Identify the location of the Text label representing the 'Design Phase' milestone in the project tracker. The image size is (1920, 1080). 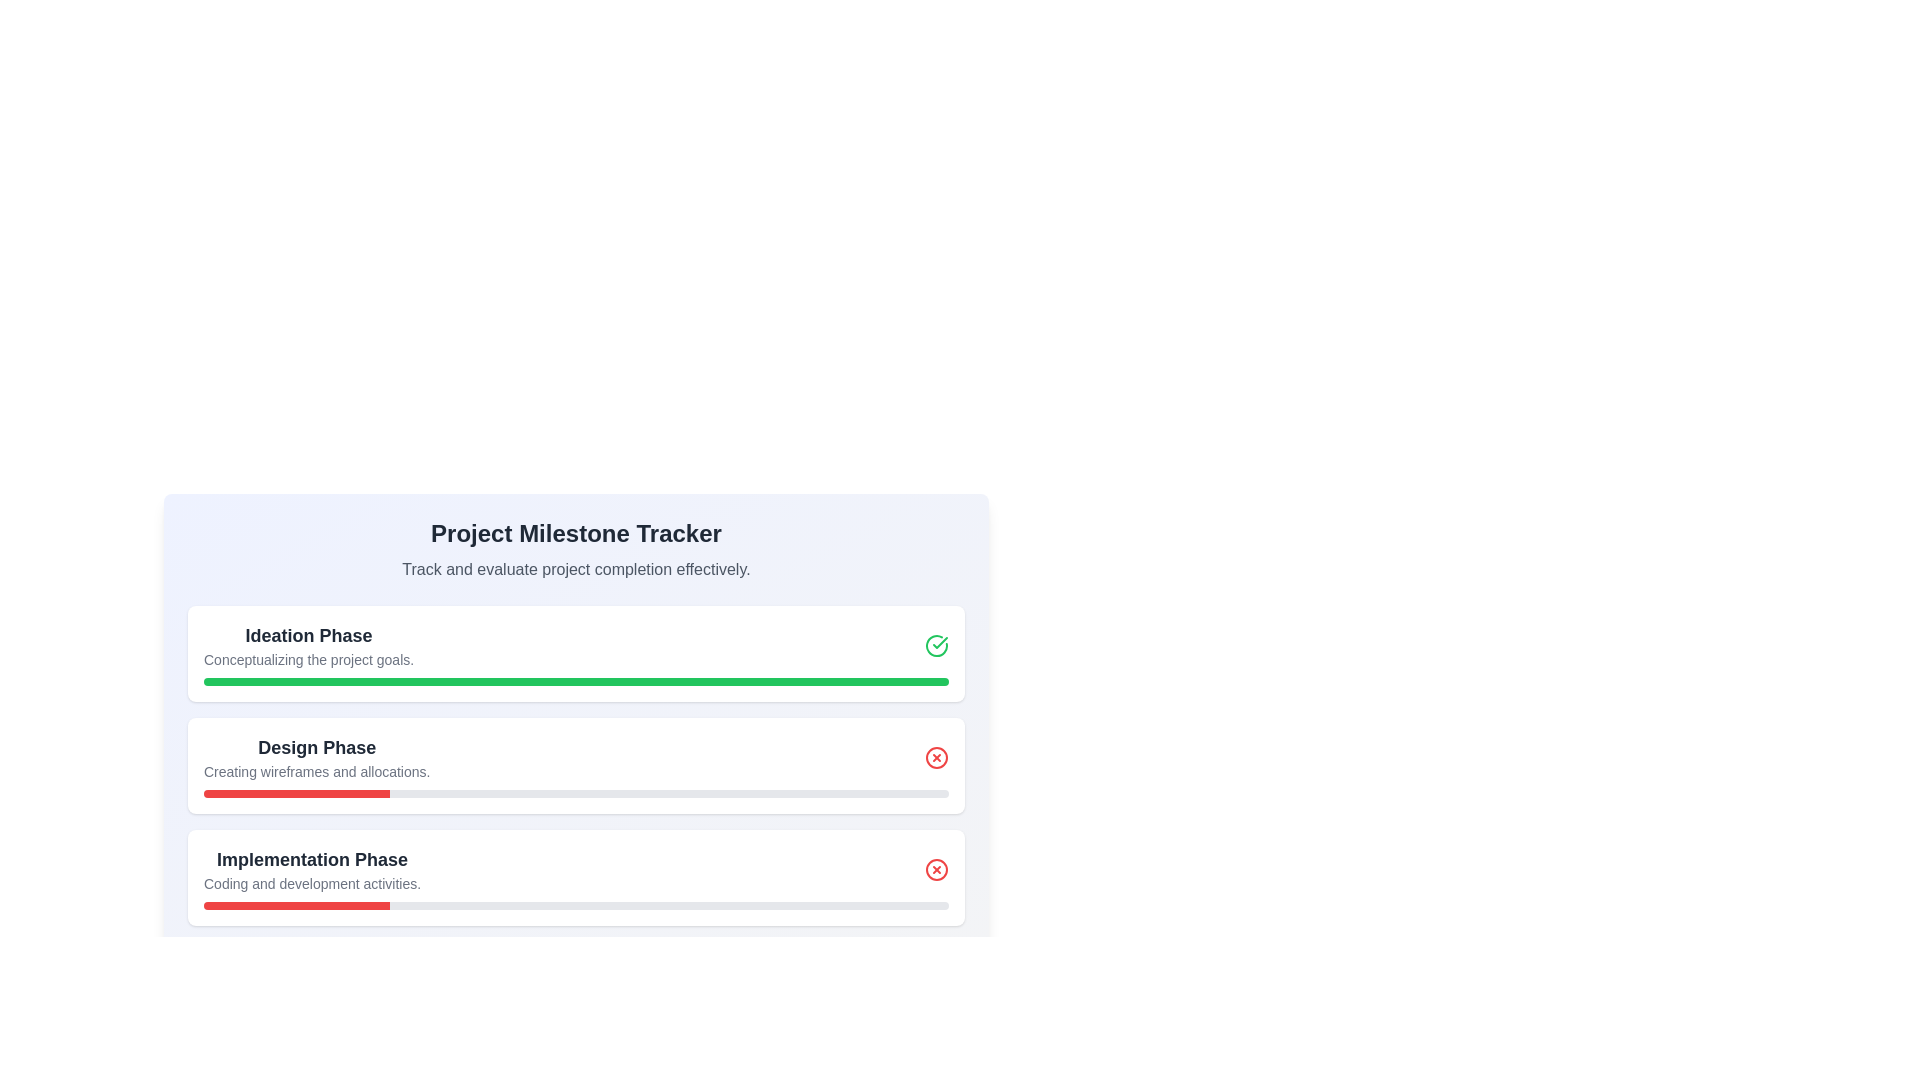
(316, 758).